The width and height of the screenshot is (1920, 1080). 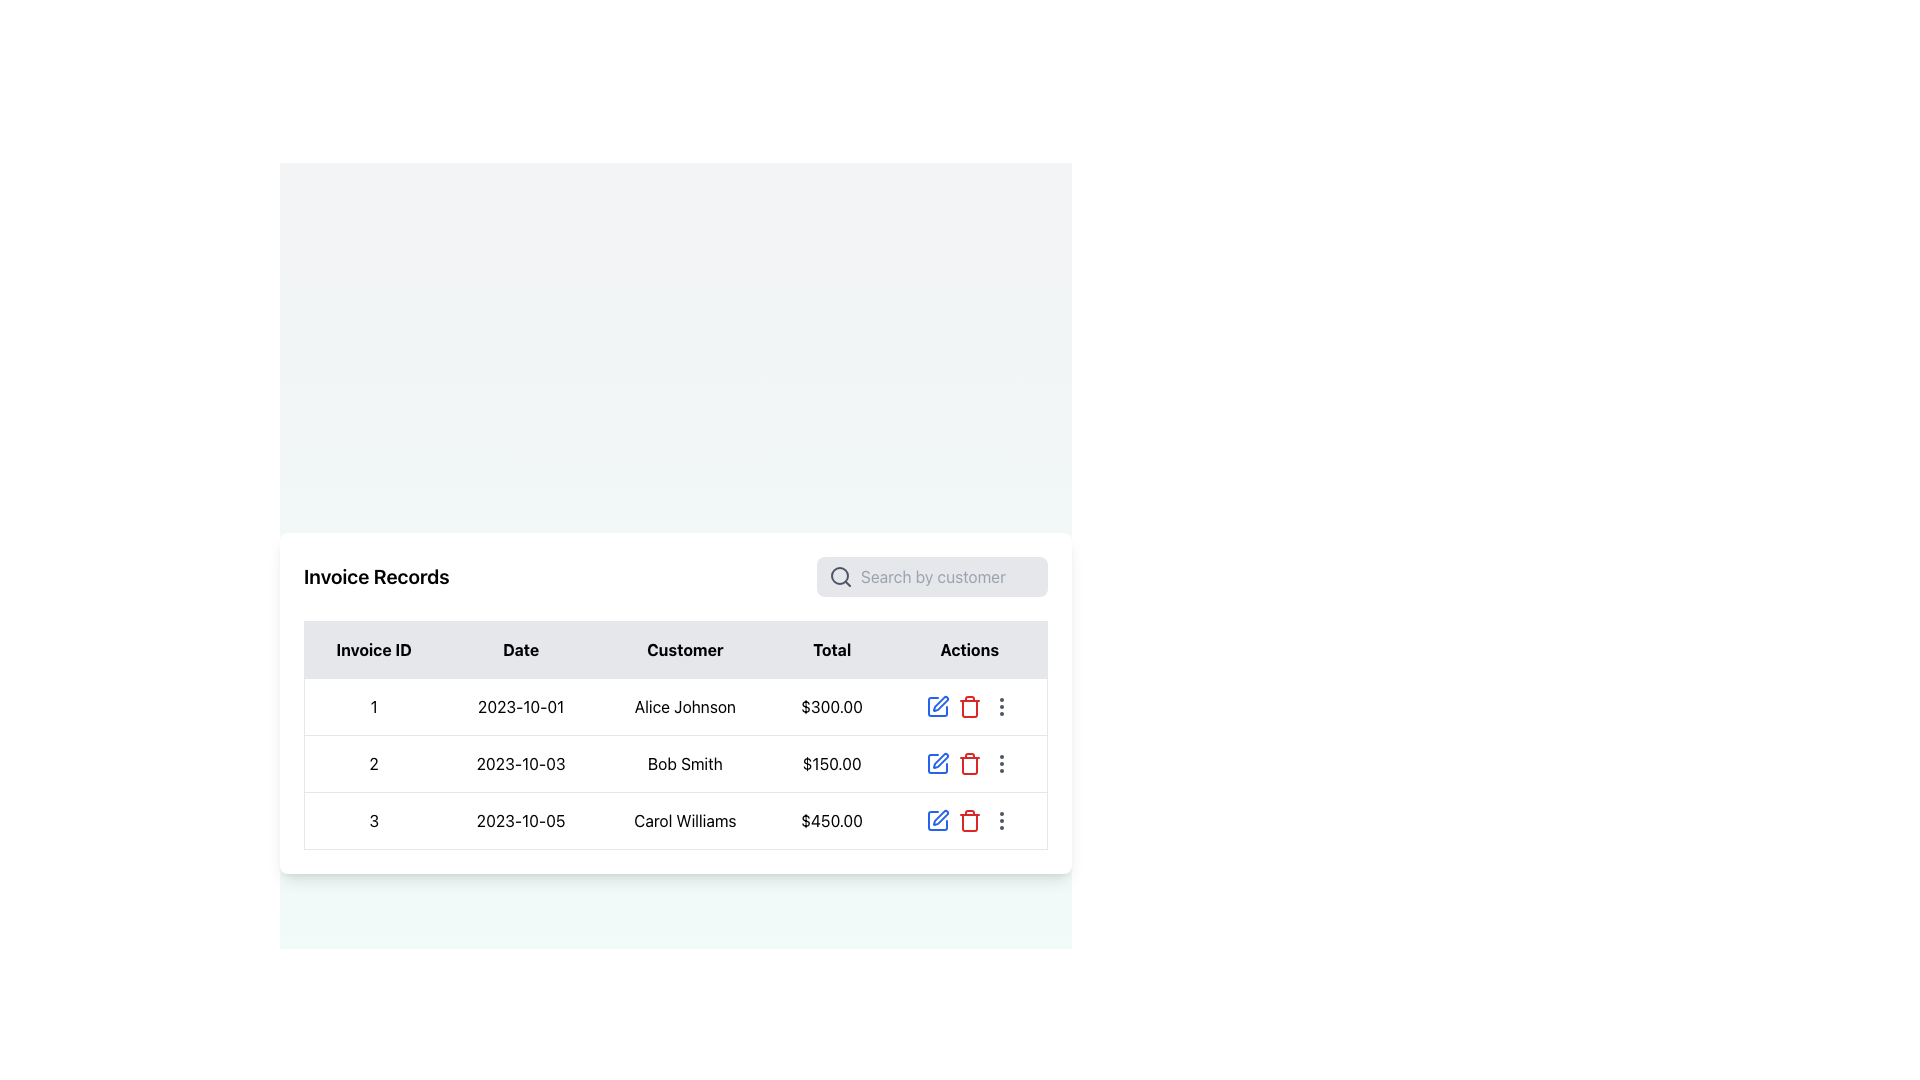 What do you see at coordinates (969, 820) in the screenshot?
I see `the delete button, which is the second icon in the Actions column for the table row of 'Carol Williams'` at bounding box center [969, 820].